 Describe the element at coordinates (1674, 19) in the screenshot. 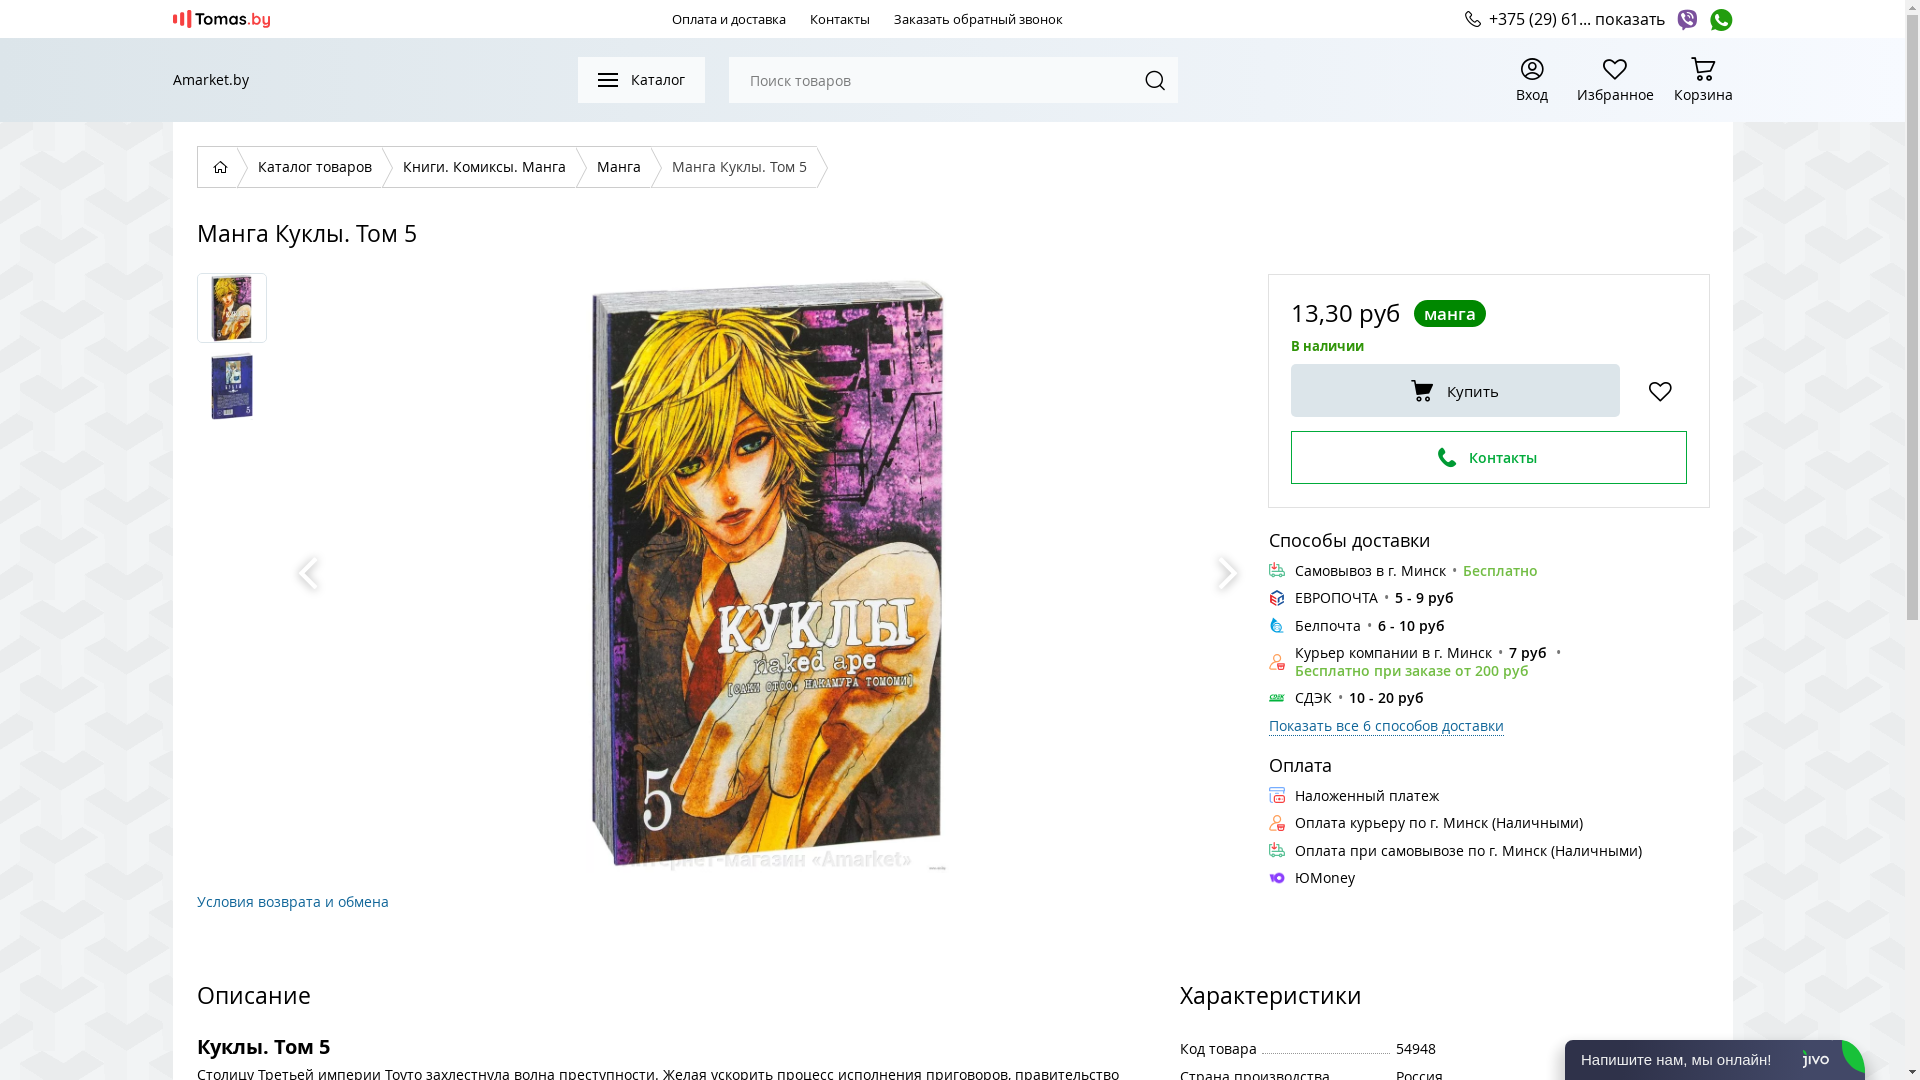

I see `'Viber'` at that location.